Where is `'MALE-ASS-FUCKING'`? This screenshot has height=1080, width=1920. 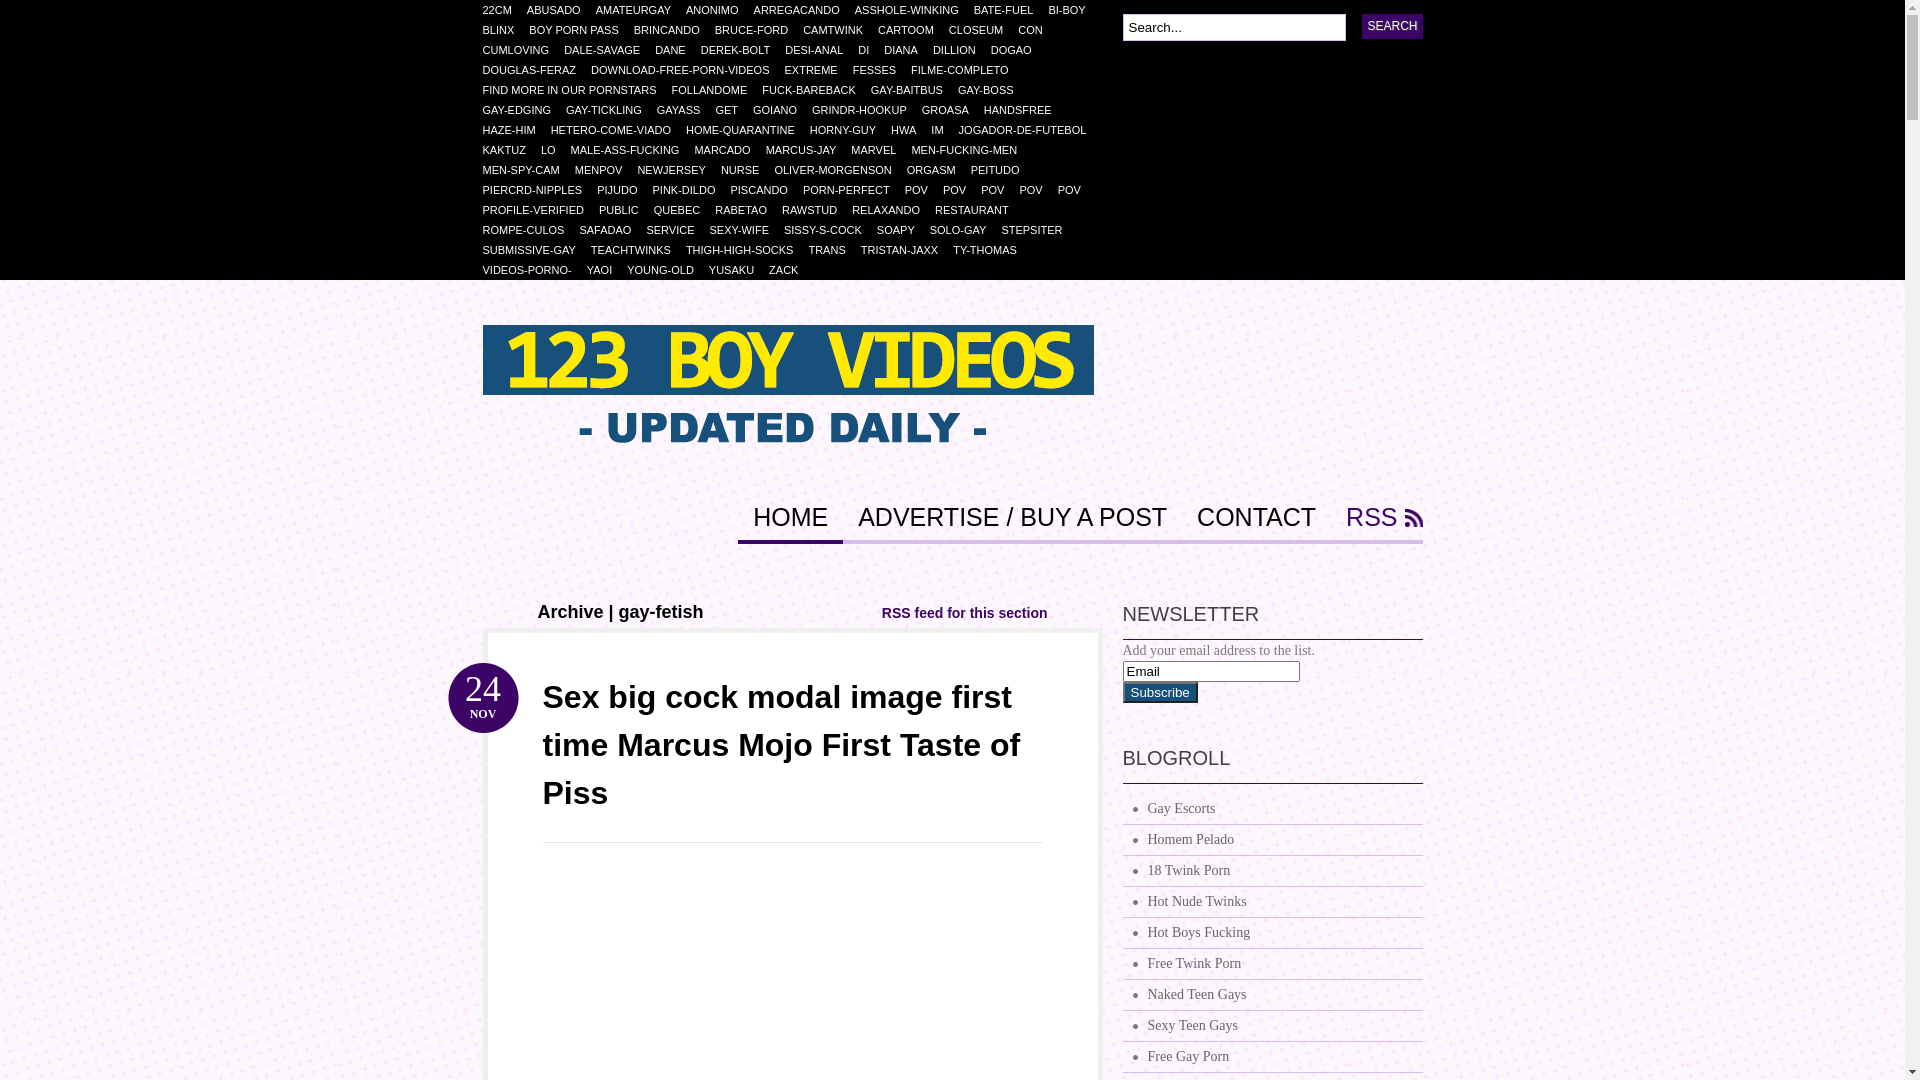 'MALE-ASS-FUCKING' is located at coordinates (632, 149).